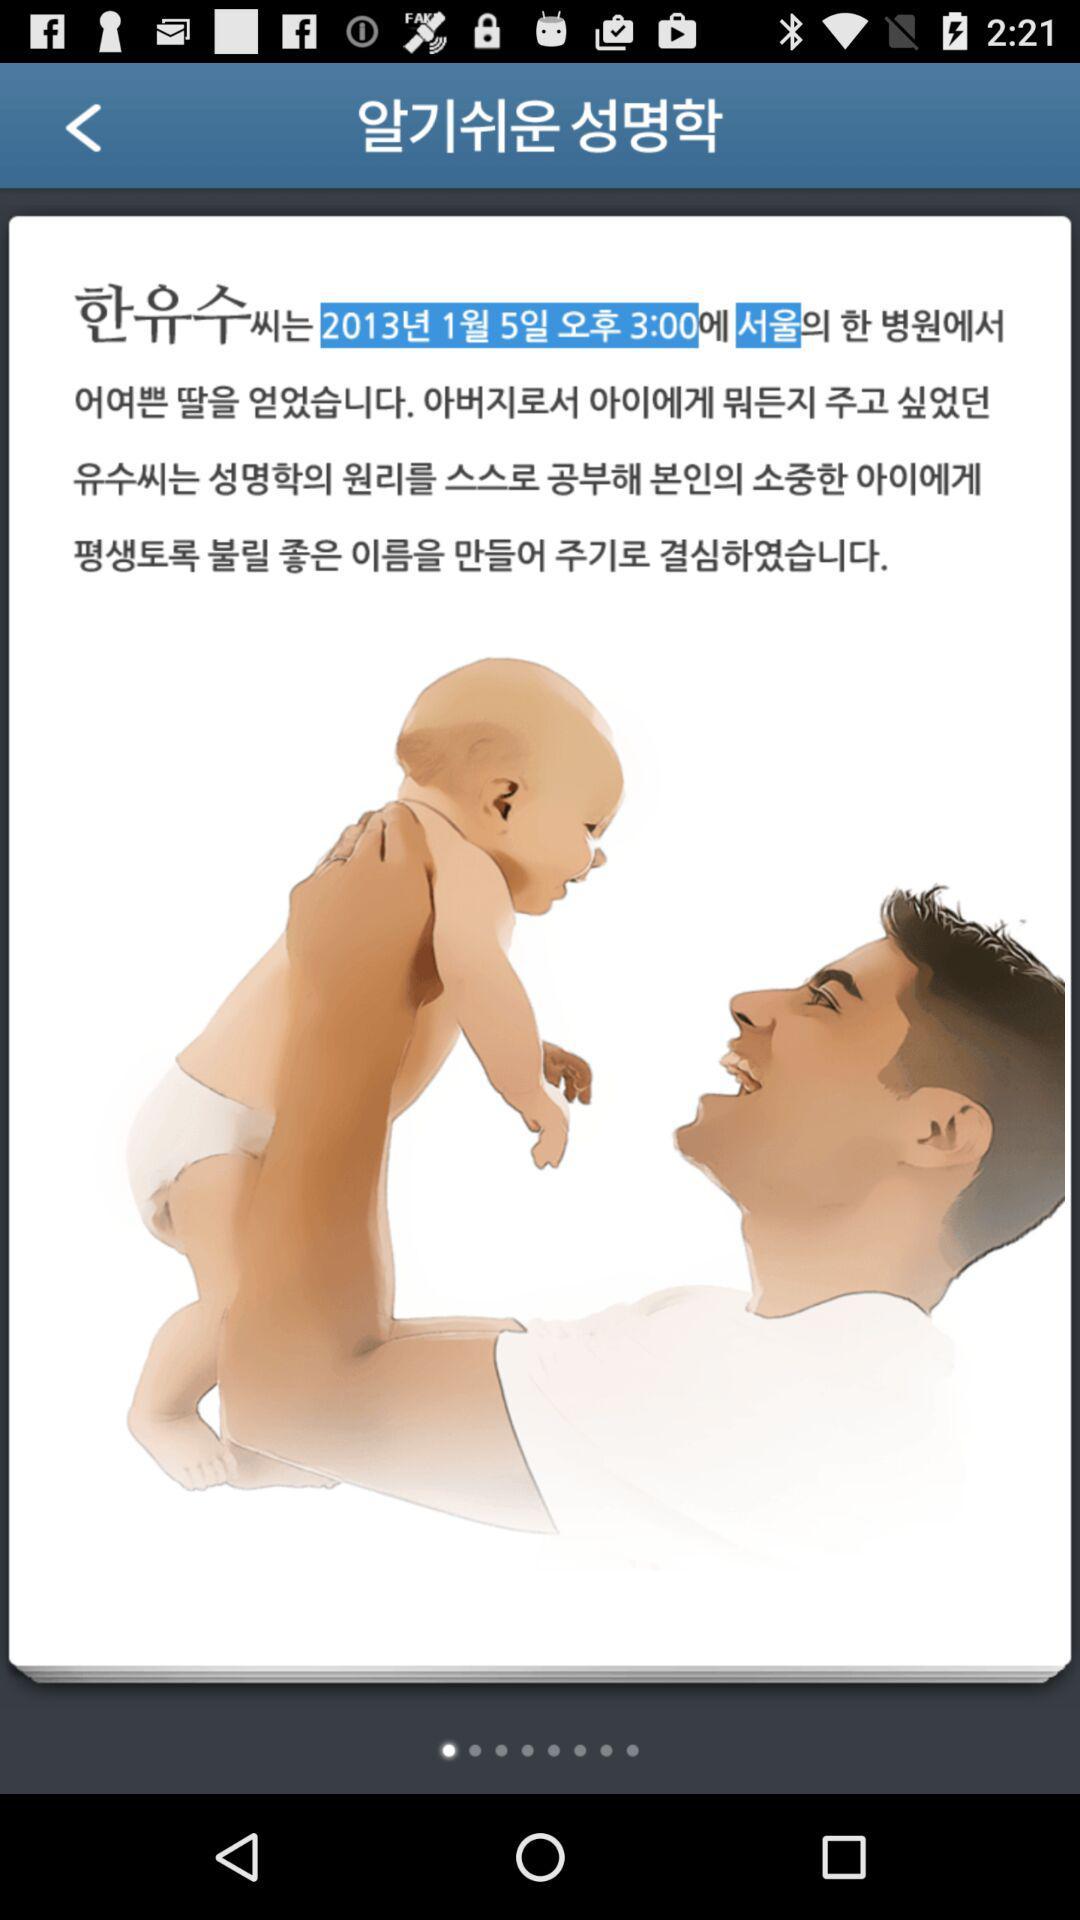 This screenshot has height=1920, width=1080. What do you see at coordinates (108, 132) in the screenshot?
I see `go back` at bounding box center [108, 132].